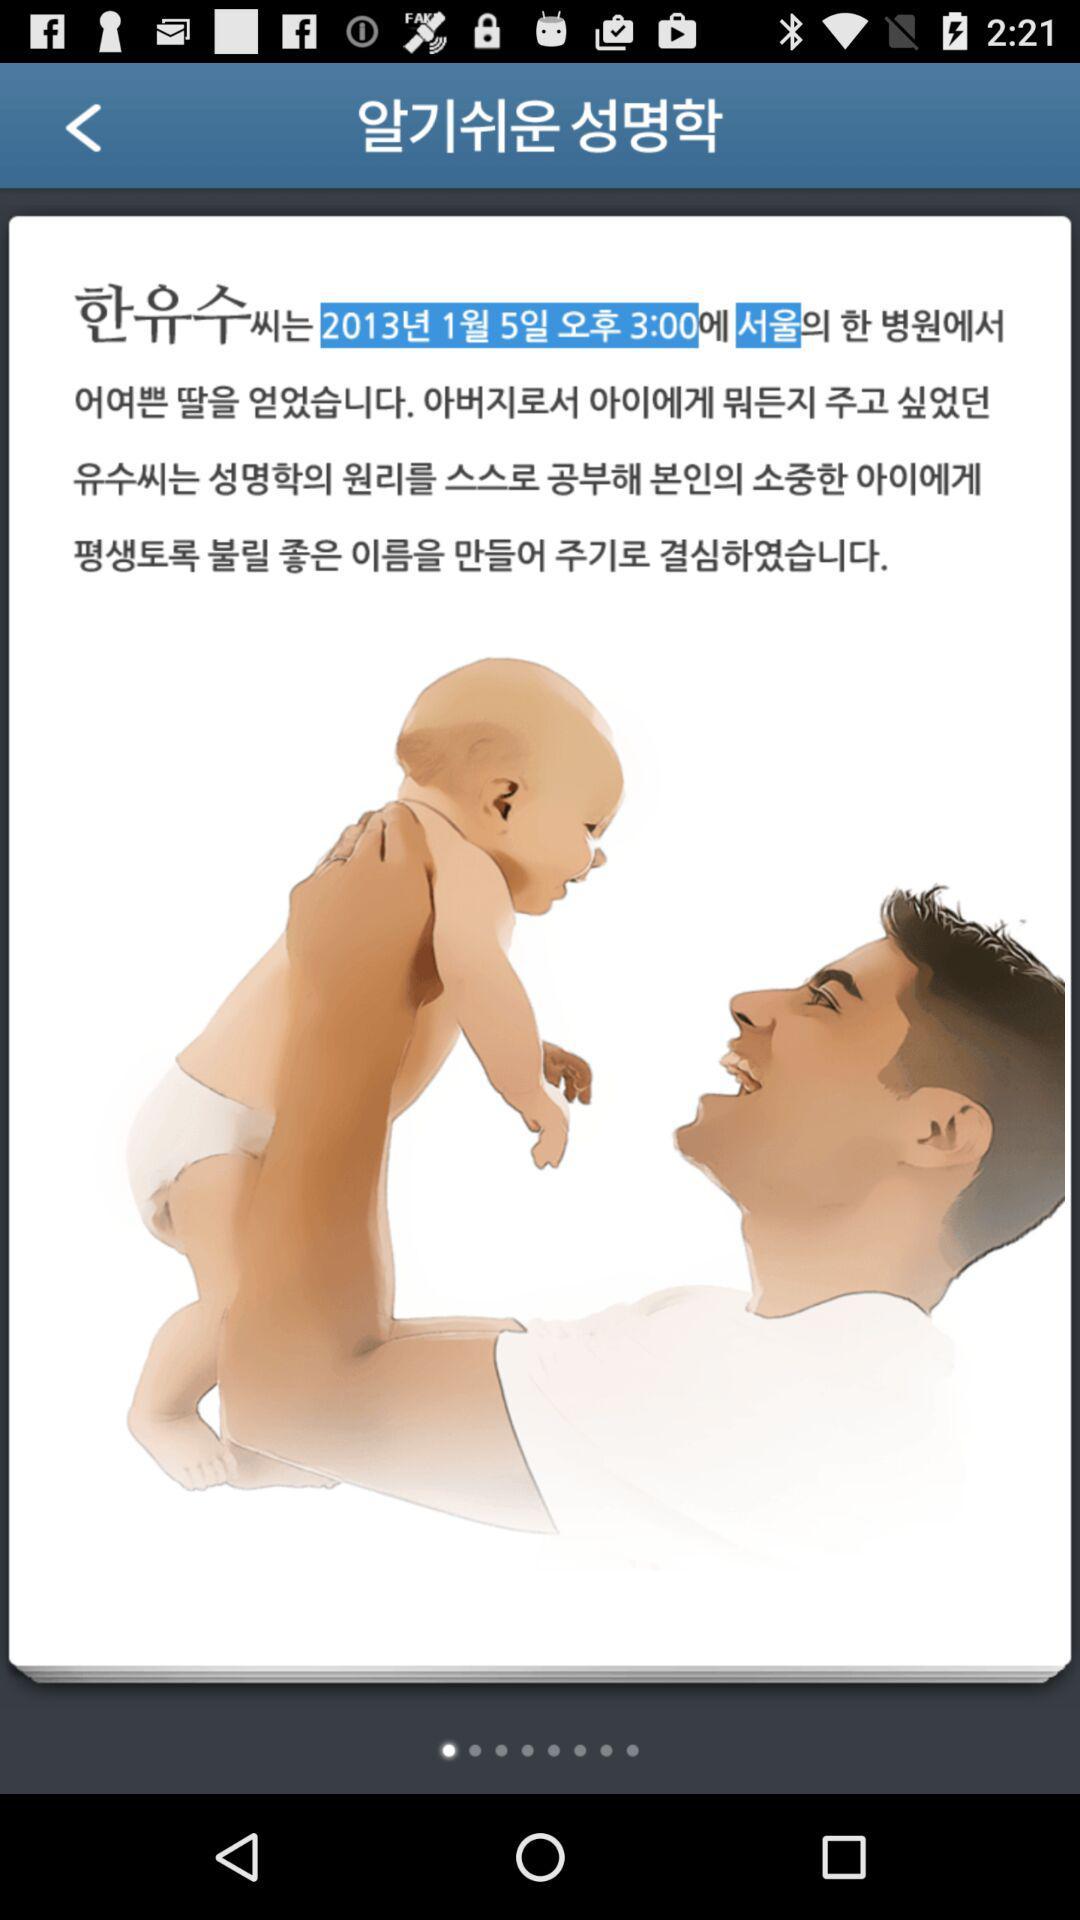 This screenshot has height=1920, width=1080. What do you see at coordinates (108, 132) in the screenshot?
I see `go back` at bounding box center [108, 132].